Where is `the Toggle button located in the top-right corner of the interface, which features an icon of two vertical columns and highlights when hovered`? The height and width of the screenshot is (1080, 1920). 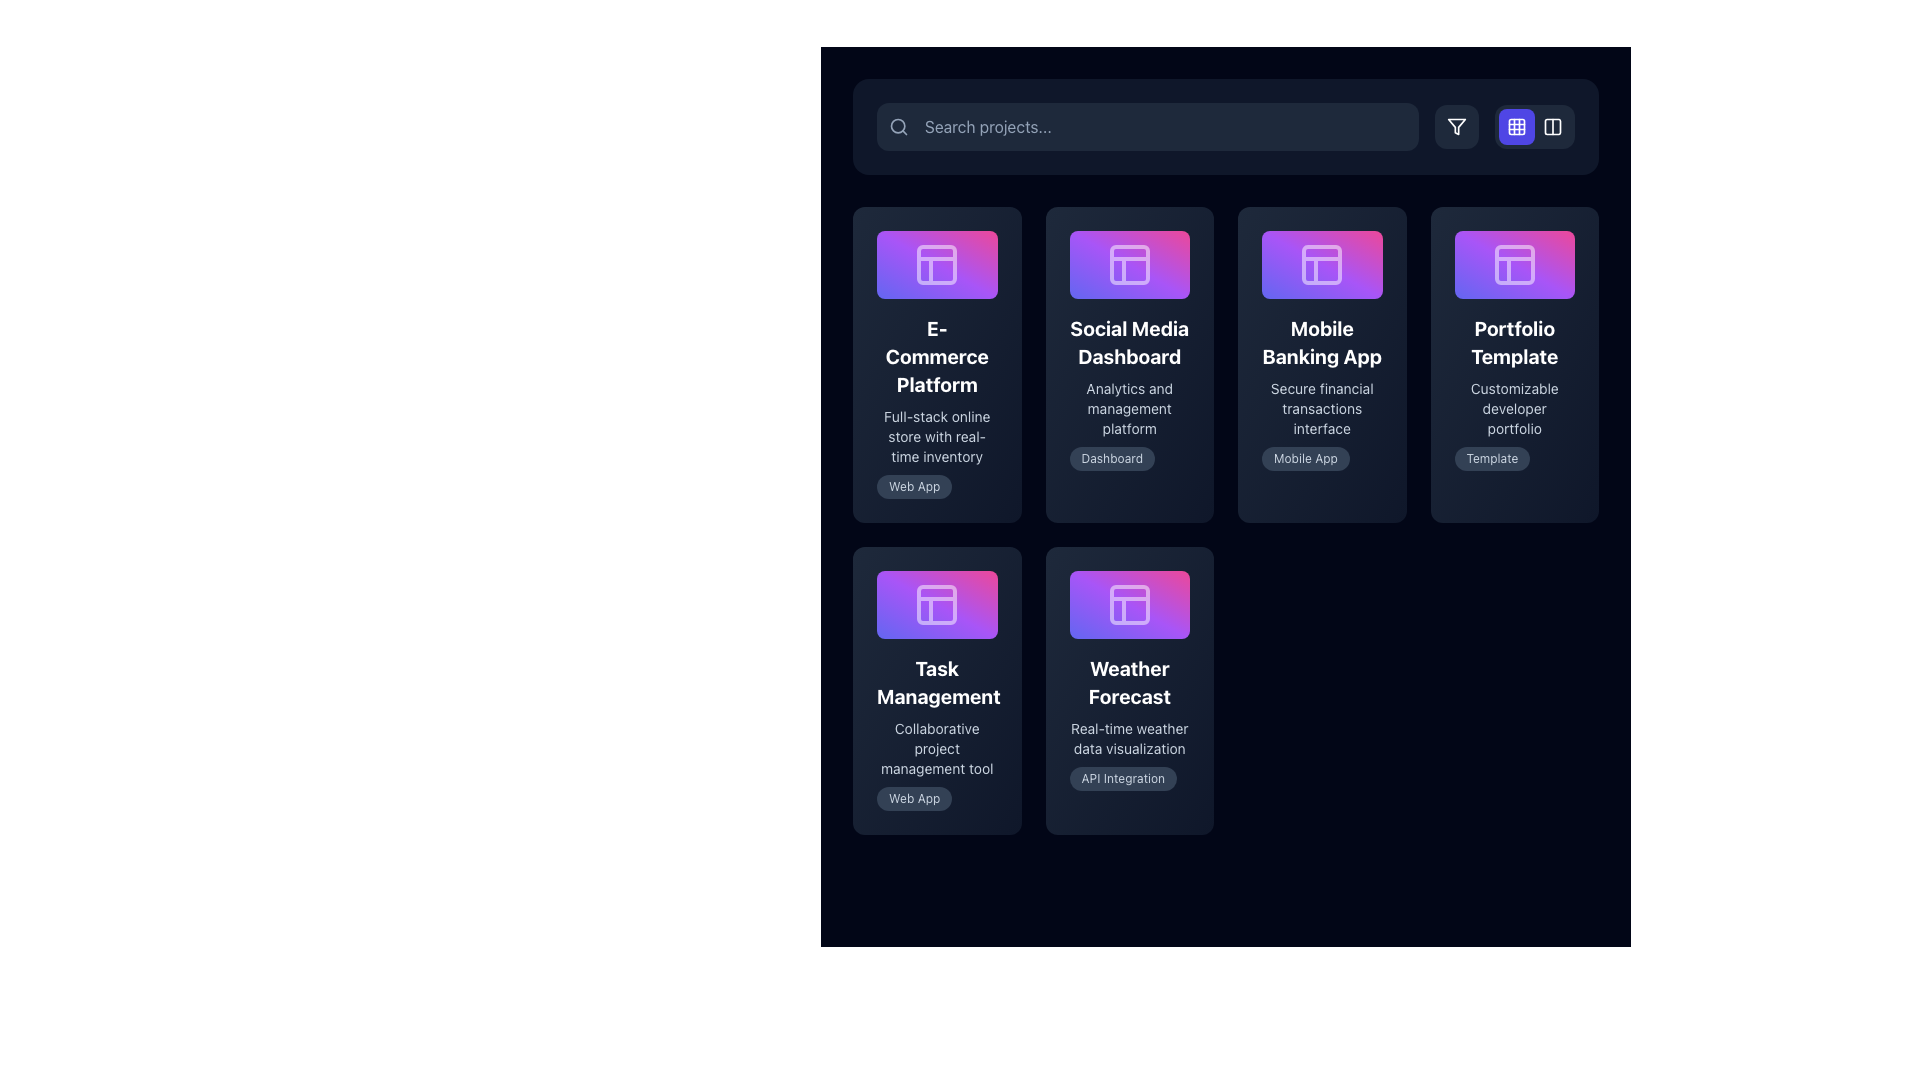
the Toggle button located in the top-right corner of the interface, which features an icon of two vertical columns and highlights when hovered is located at coordinates (1552, 127).